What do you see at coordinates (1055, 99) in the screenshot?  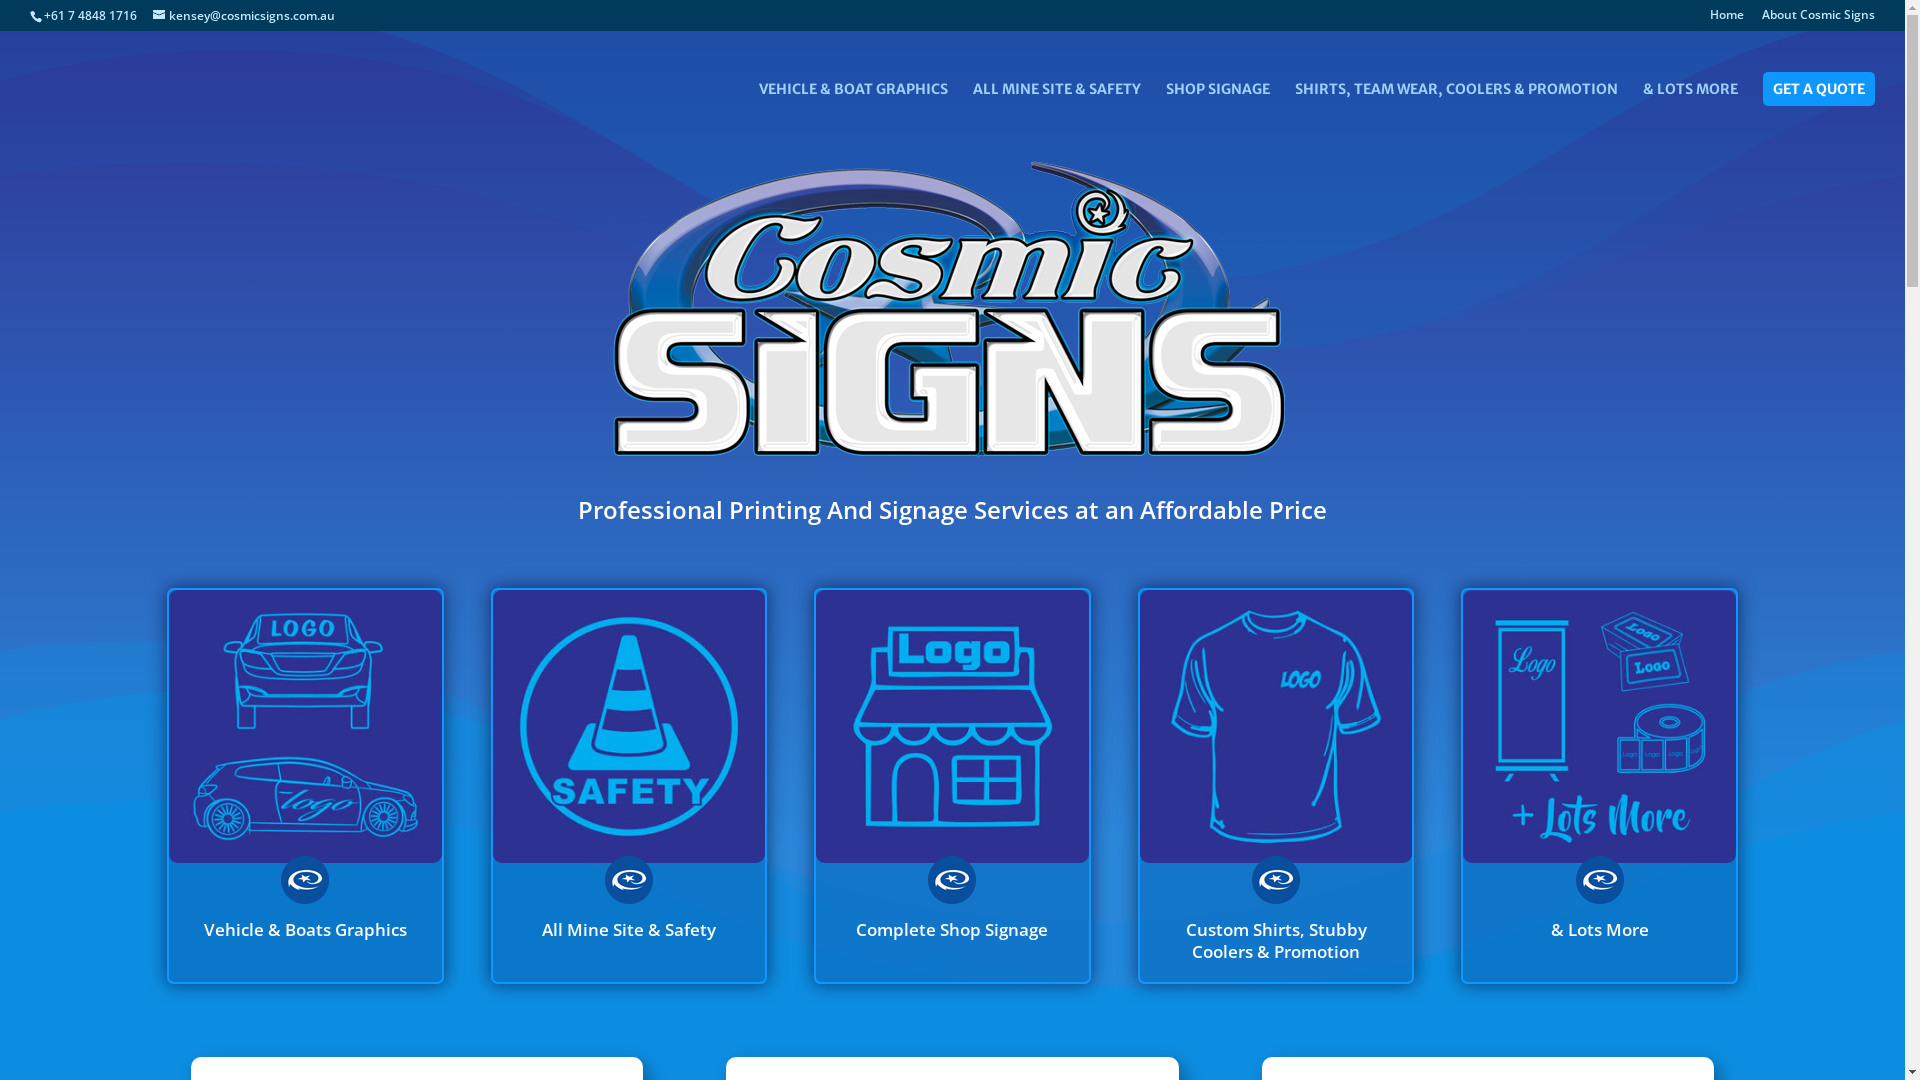 I see `'ALL MINE SITE & SAFETY'` at bounding box center [1055, 99].